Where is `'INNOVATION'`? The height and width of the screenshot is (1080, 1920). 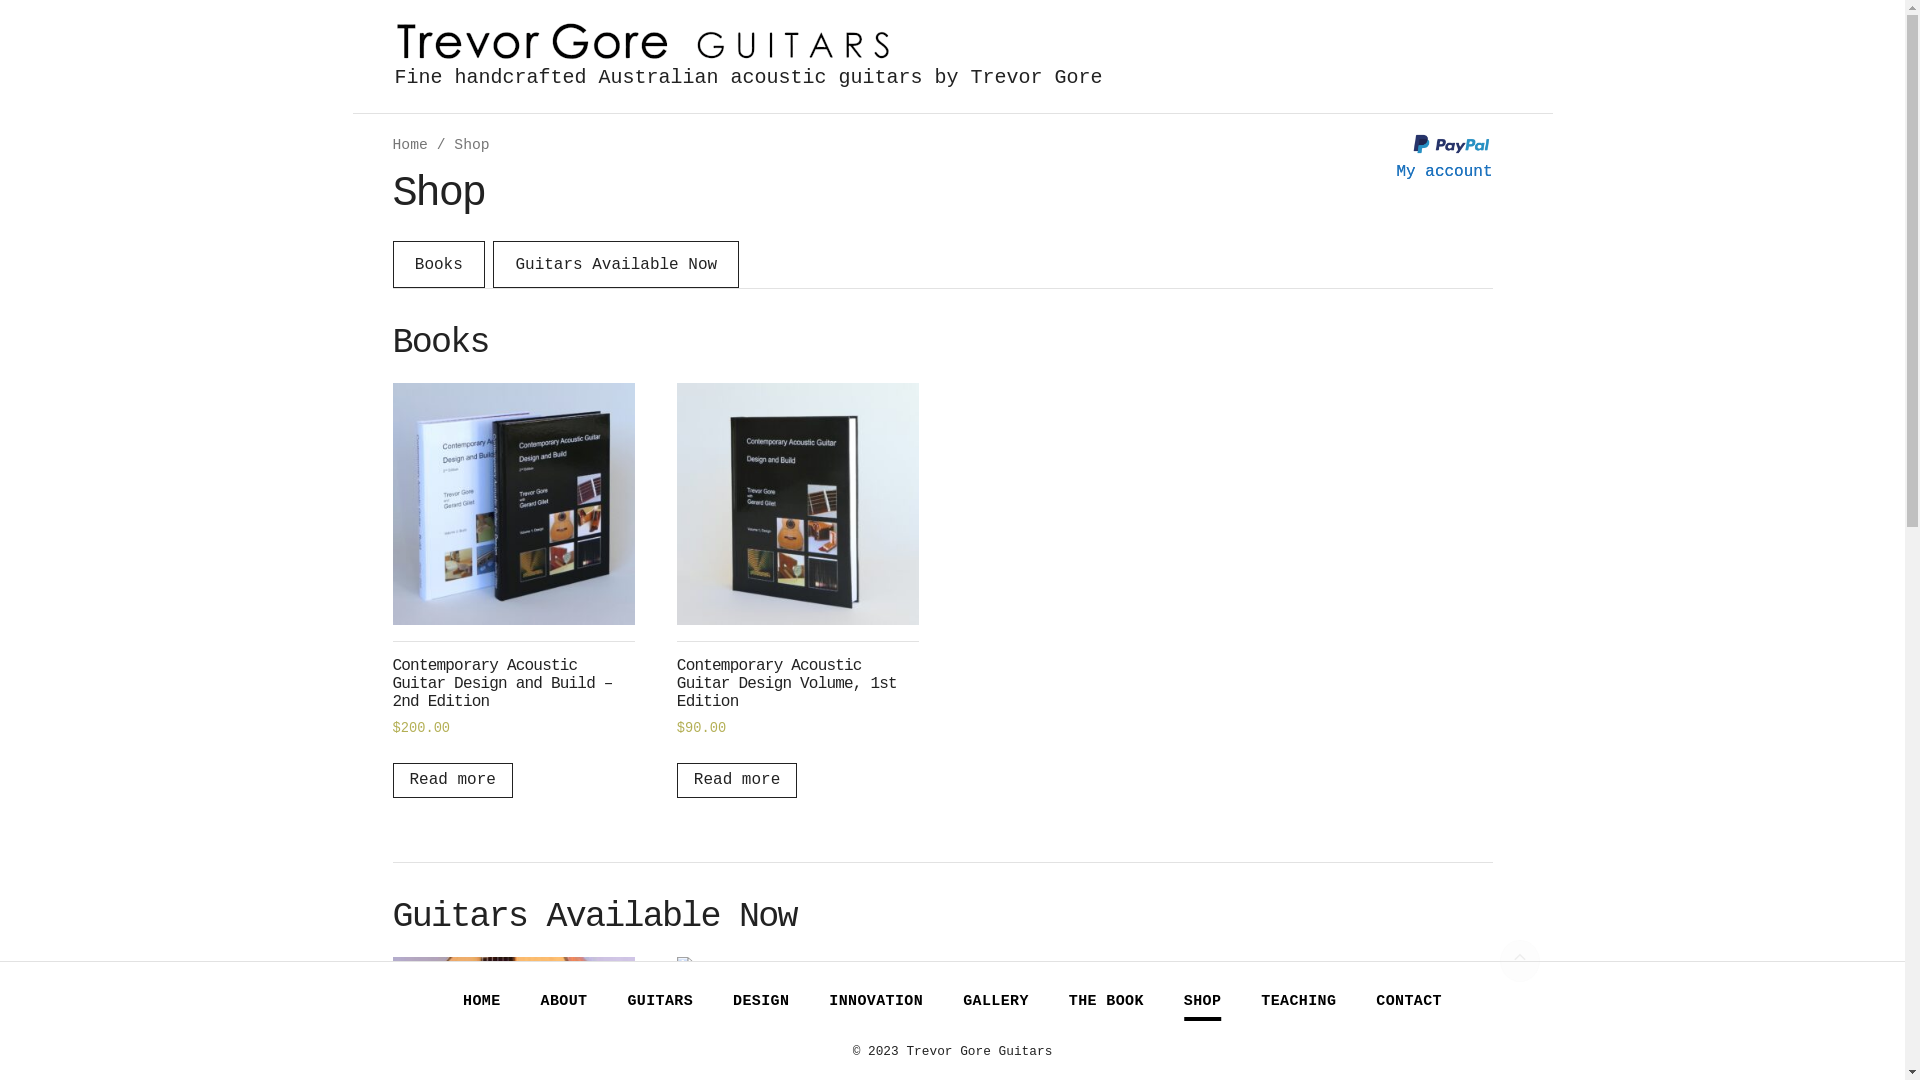 'INNOVATION' is located at coordinates (875, 1002).